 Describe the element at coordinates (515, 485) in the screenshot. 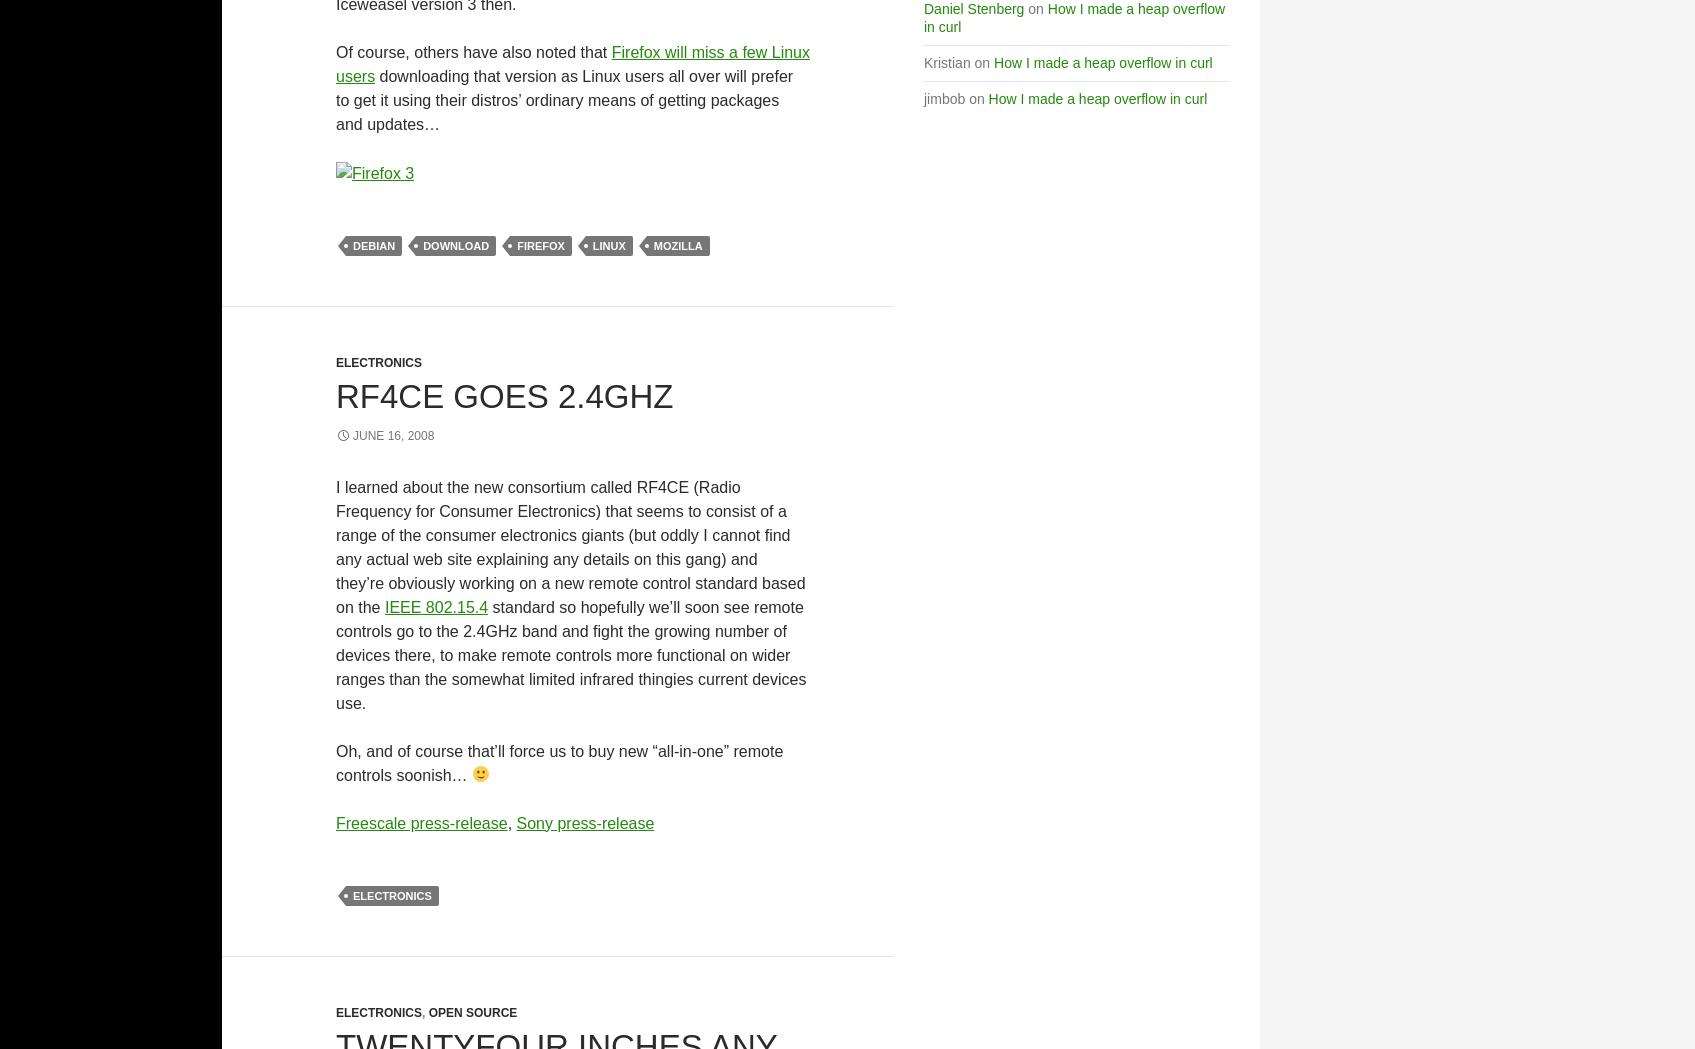

I see `'I learned about the new consortium called RF4CE ('` at that location.